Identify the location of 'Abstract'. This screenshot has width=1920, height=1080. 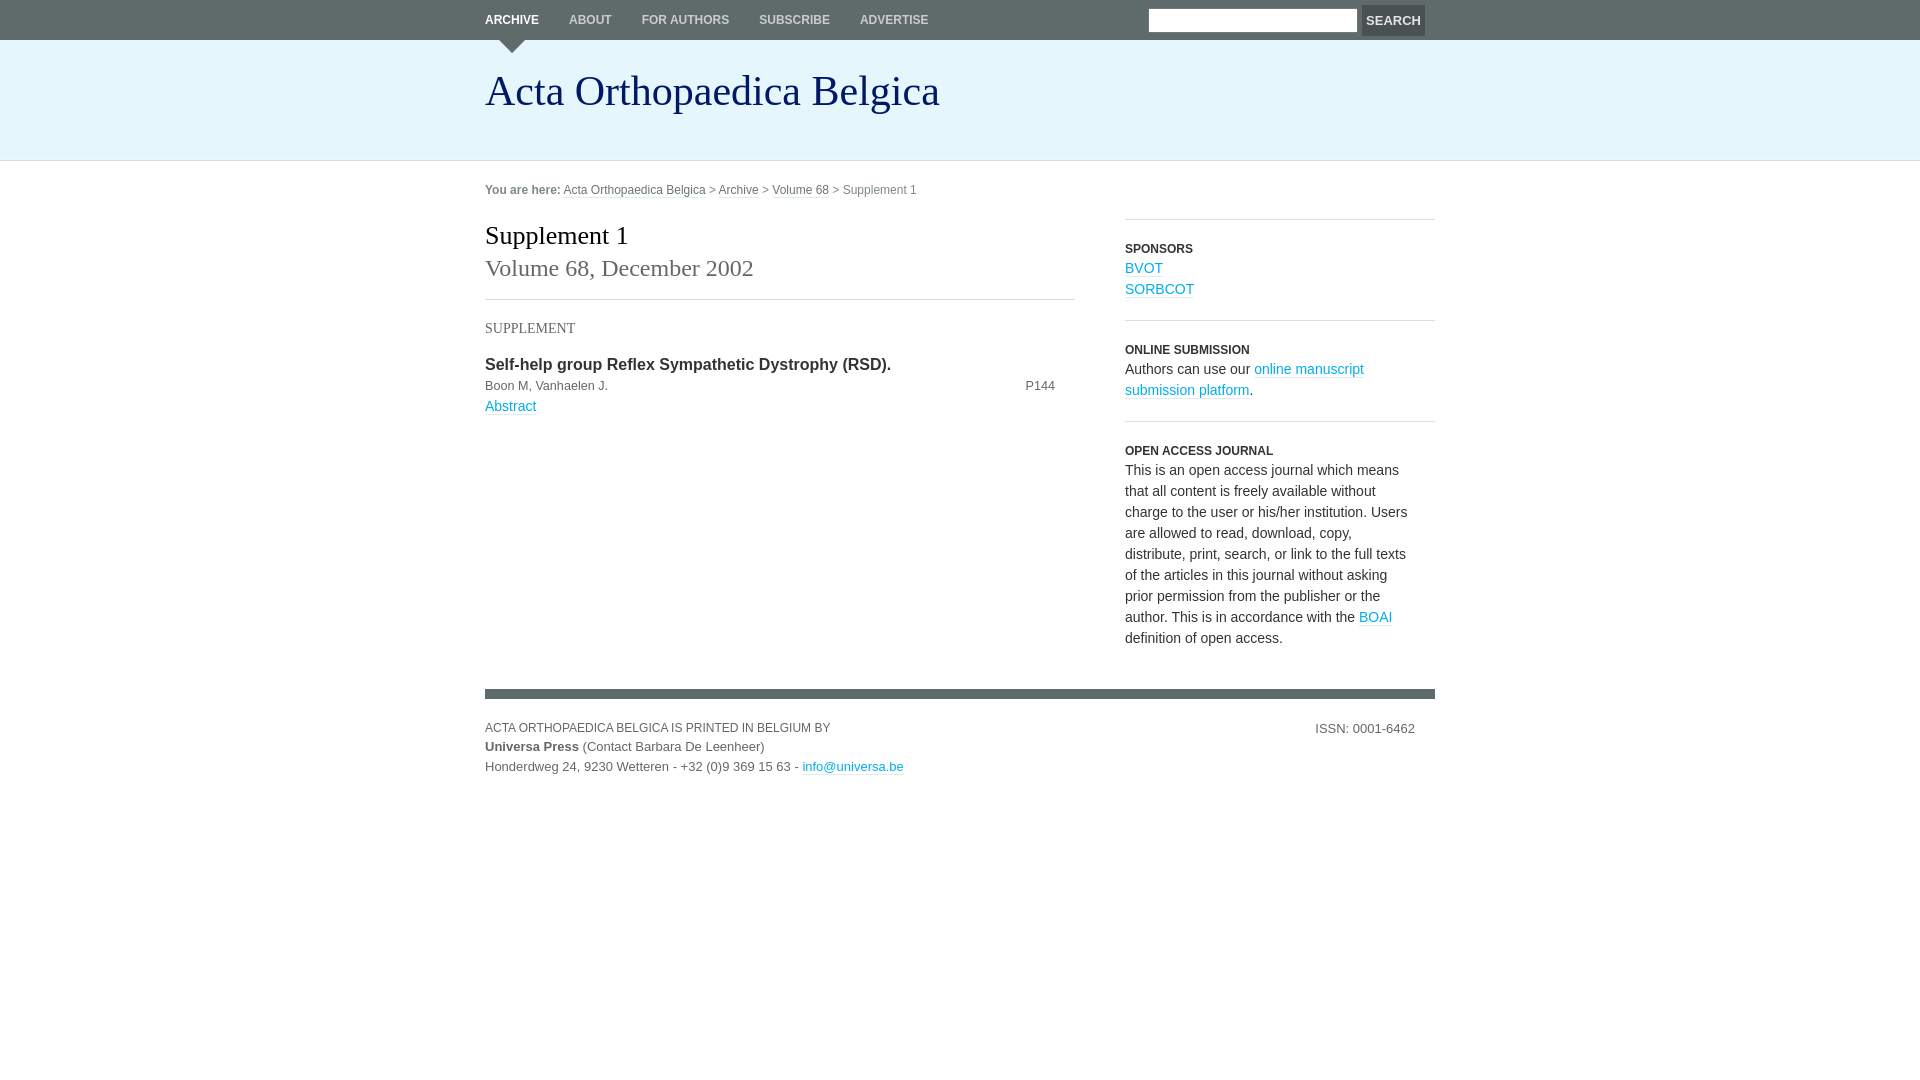
(510, 405).